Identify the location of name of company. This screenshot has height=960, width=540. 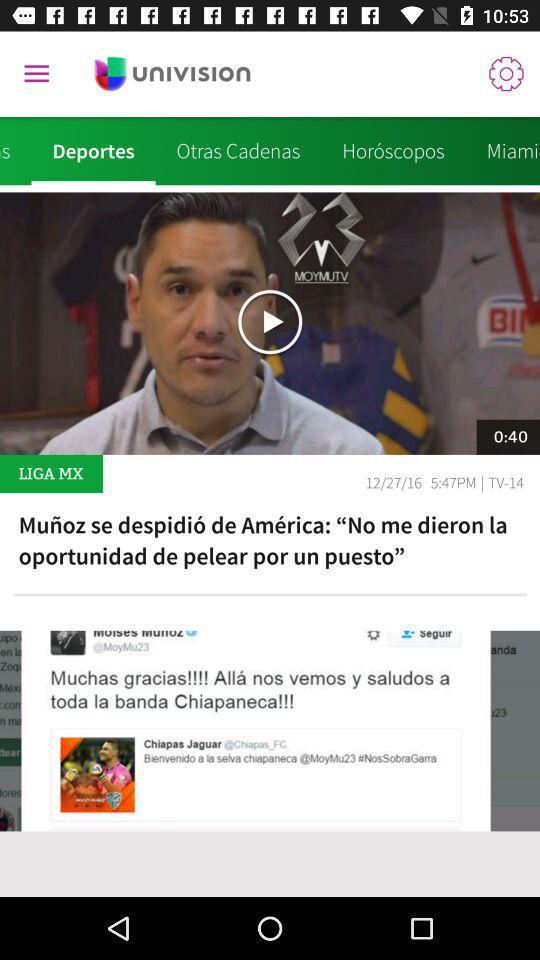
(172, 74).